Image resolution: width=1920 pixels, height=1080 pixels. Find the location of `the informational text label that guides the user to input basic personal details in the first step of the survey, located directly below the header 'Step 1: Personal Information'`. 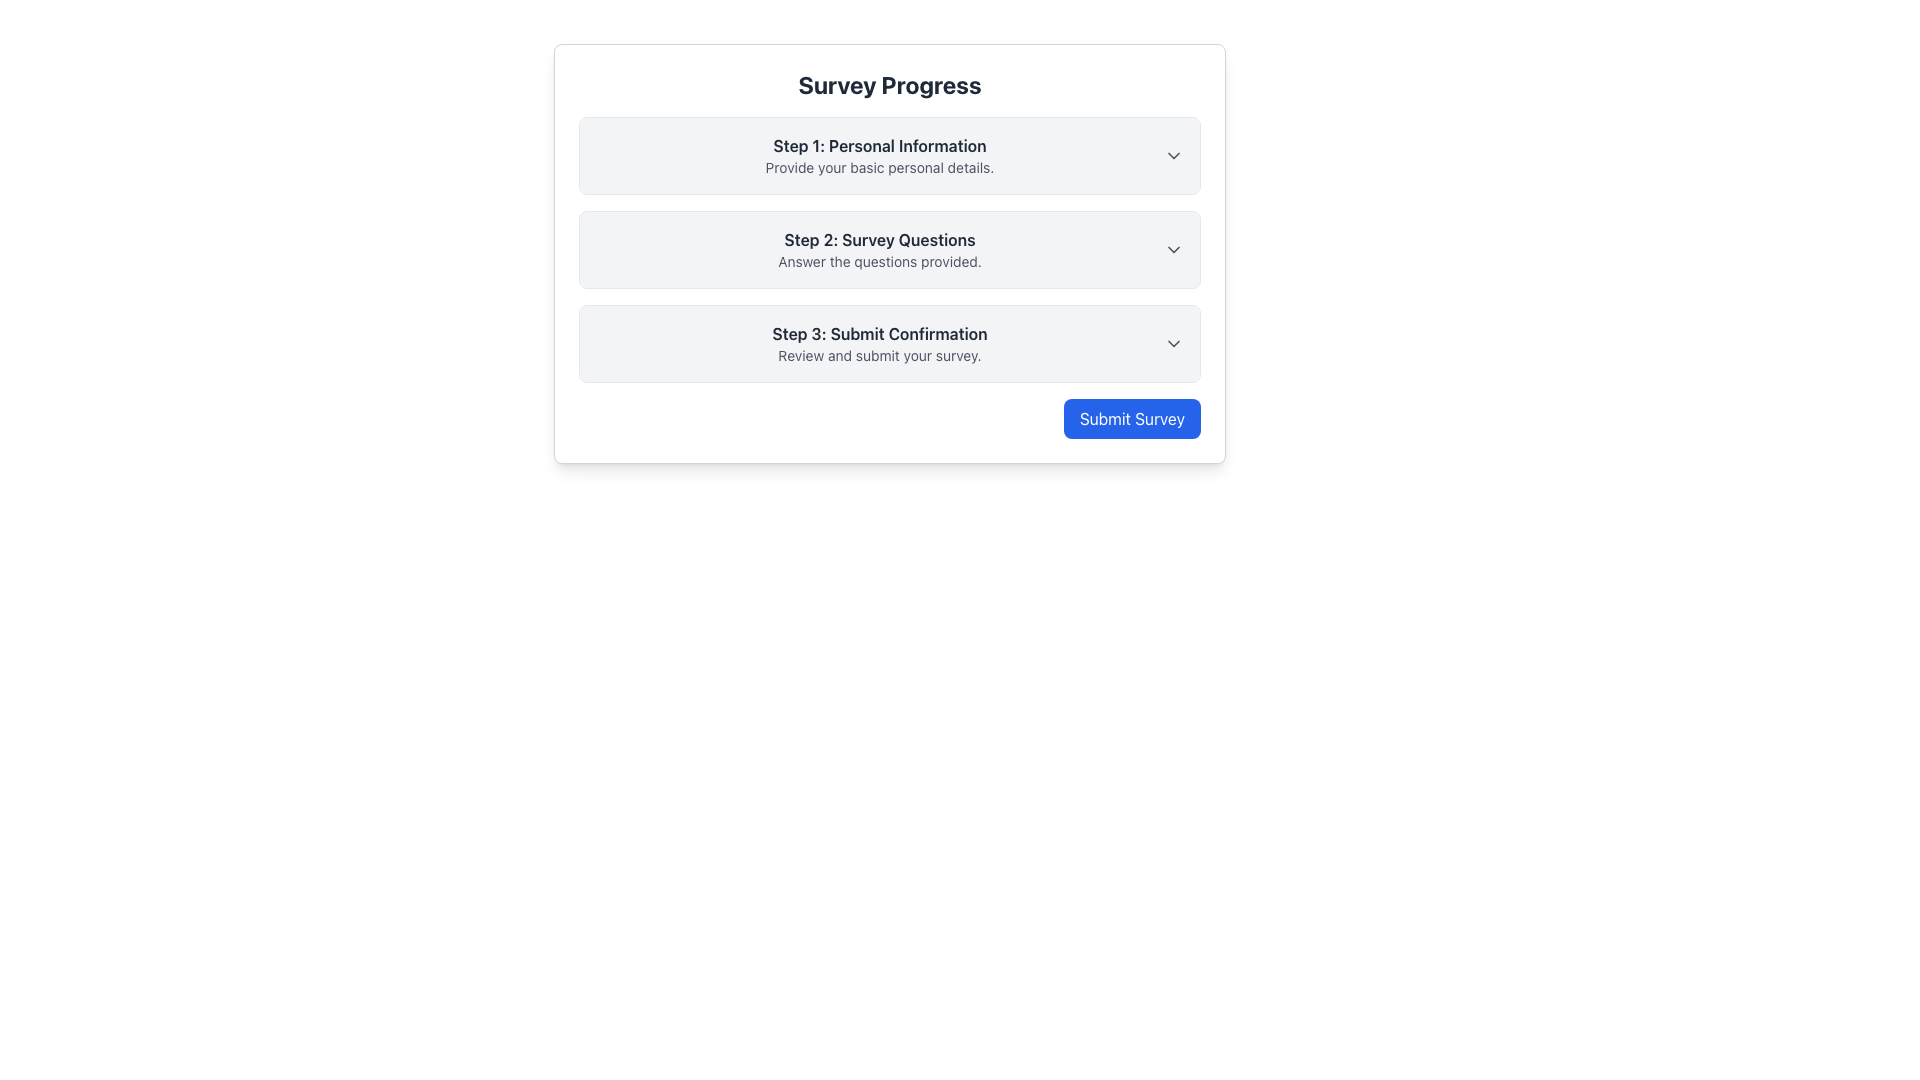

the informational text label that guides the user to input basic personal details in the first step of the survey, located directly below the header 'Step 1: Personal Information' is located at coordinates (879, 167).